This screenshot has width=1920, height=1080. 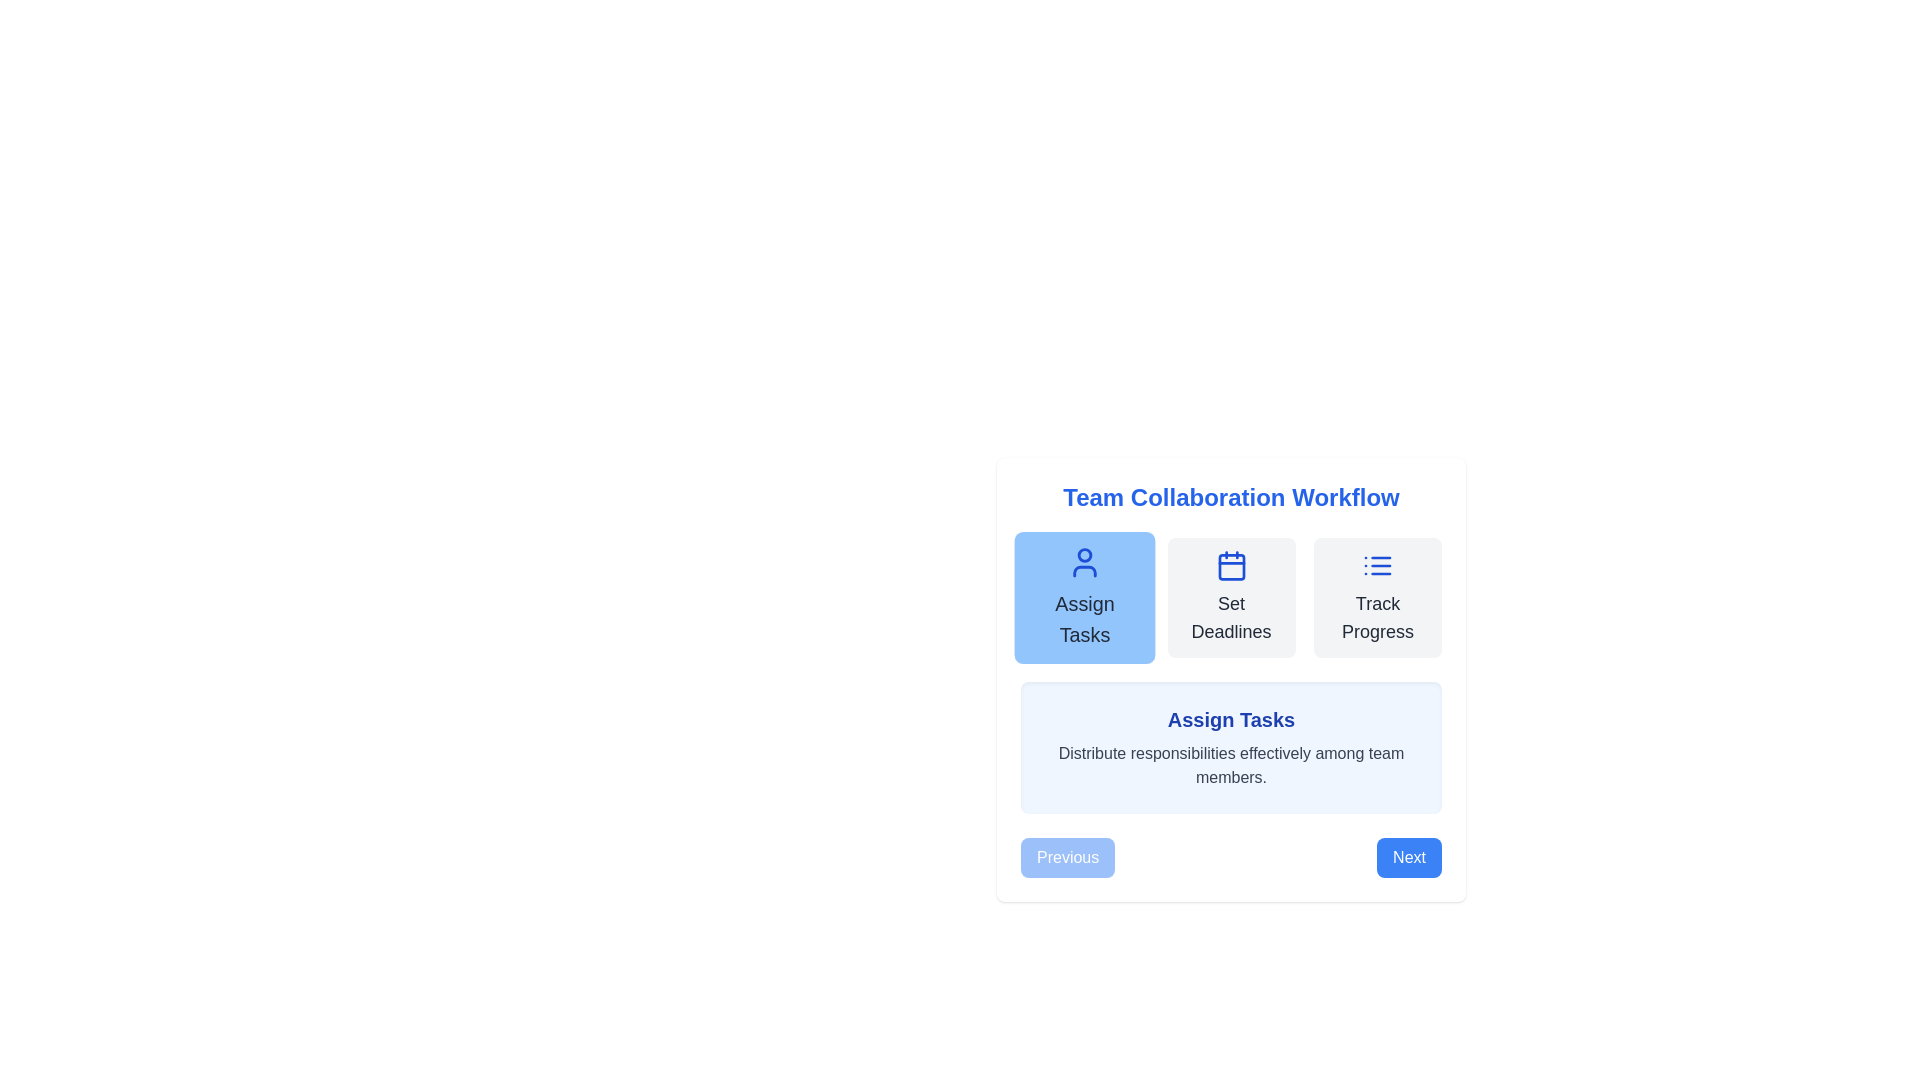 I want to click on the 'Next' button, which is a rectangular button with a blue background and white text, so click(x=1408, y=856).